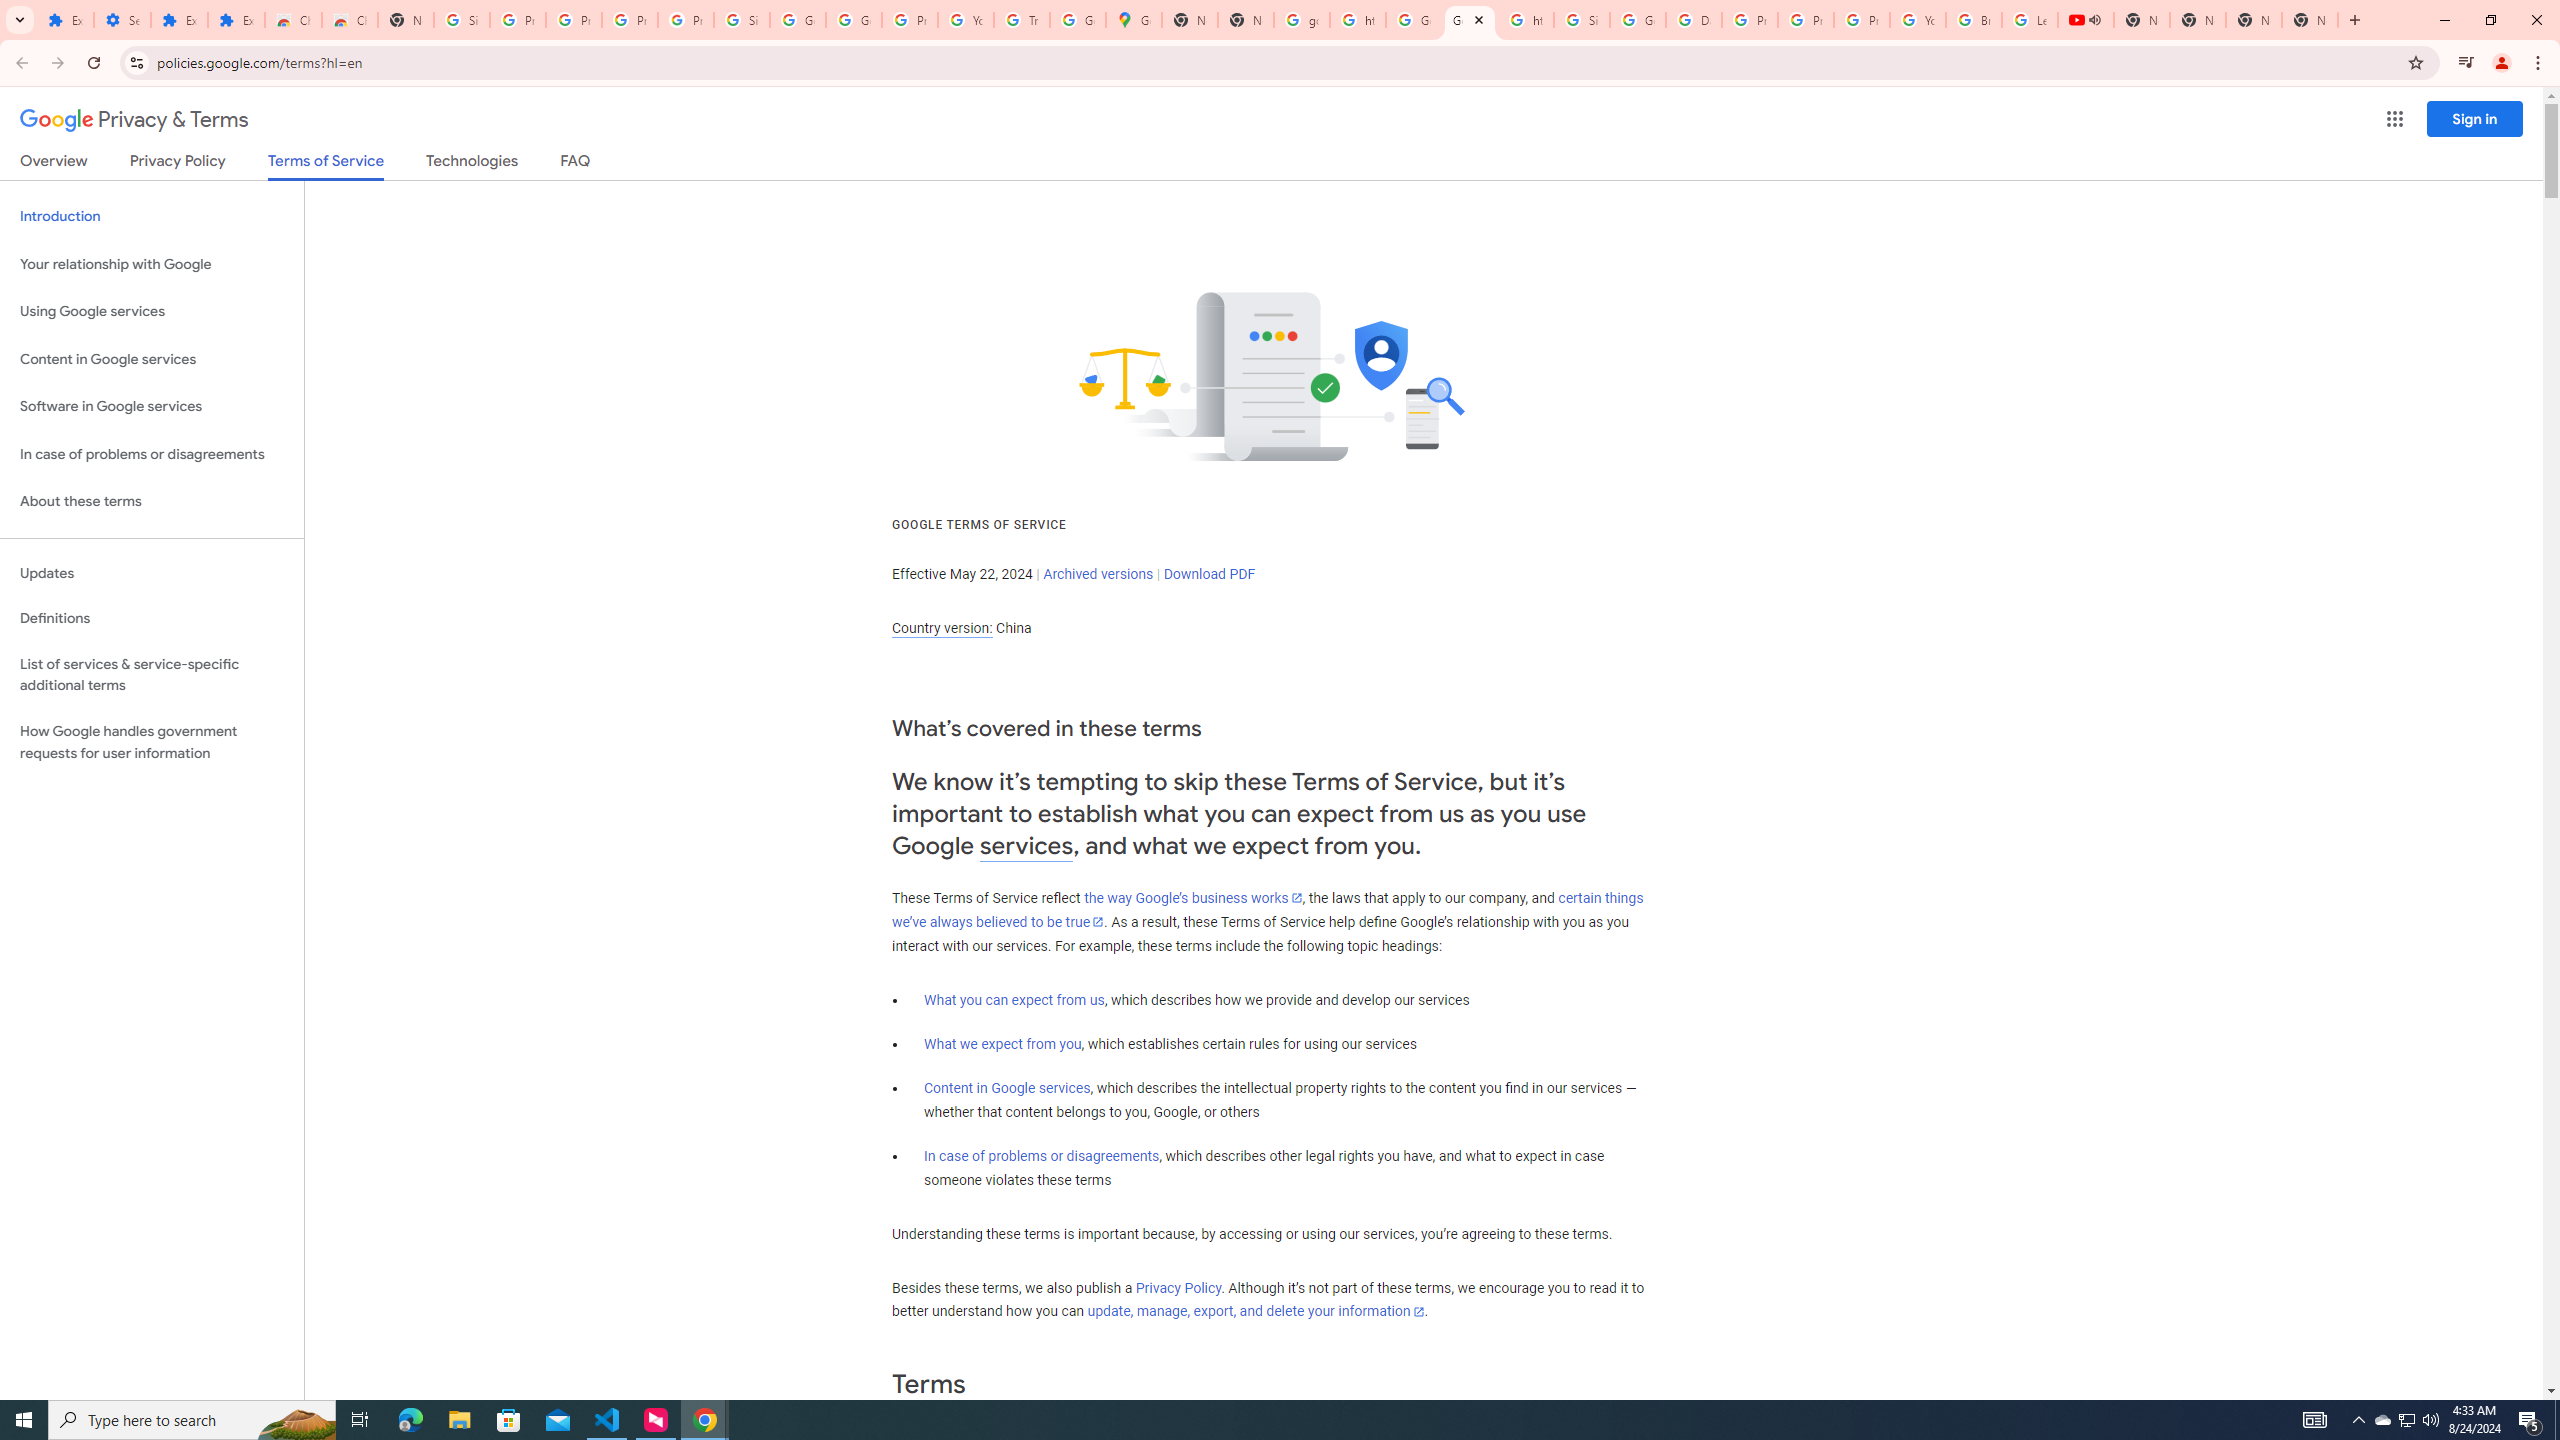 This screenshot has height=1440, width=2560. I want to click on 'services', so click(1026, 846).